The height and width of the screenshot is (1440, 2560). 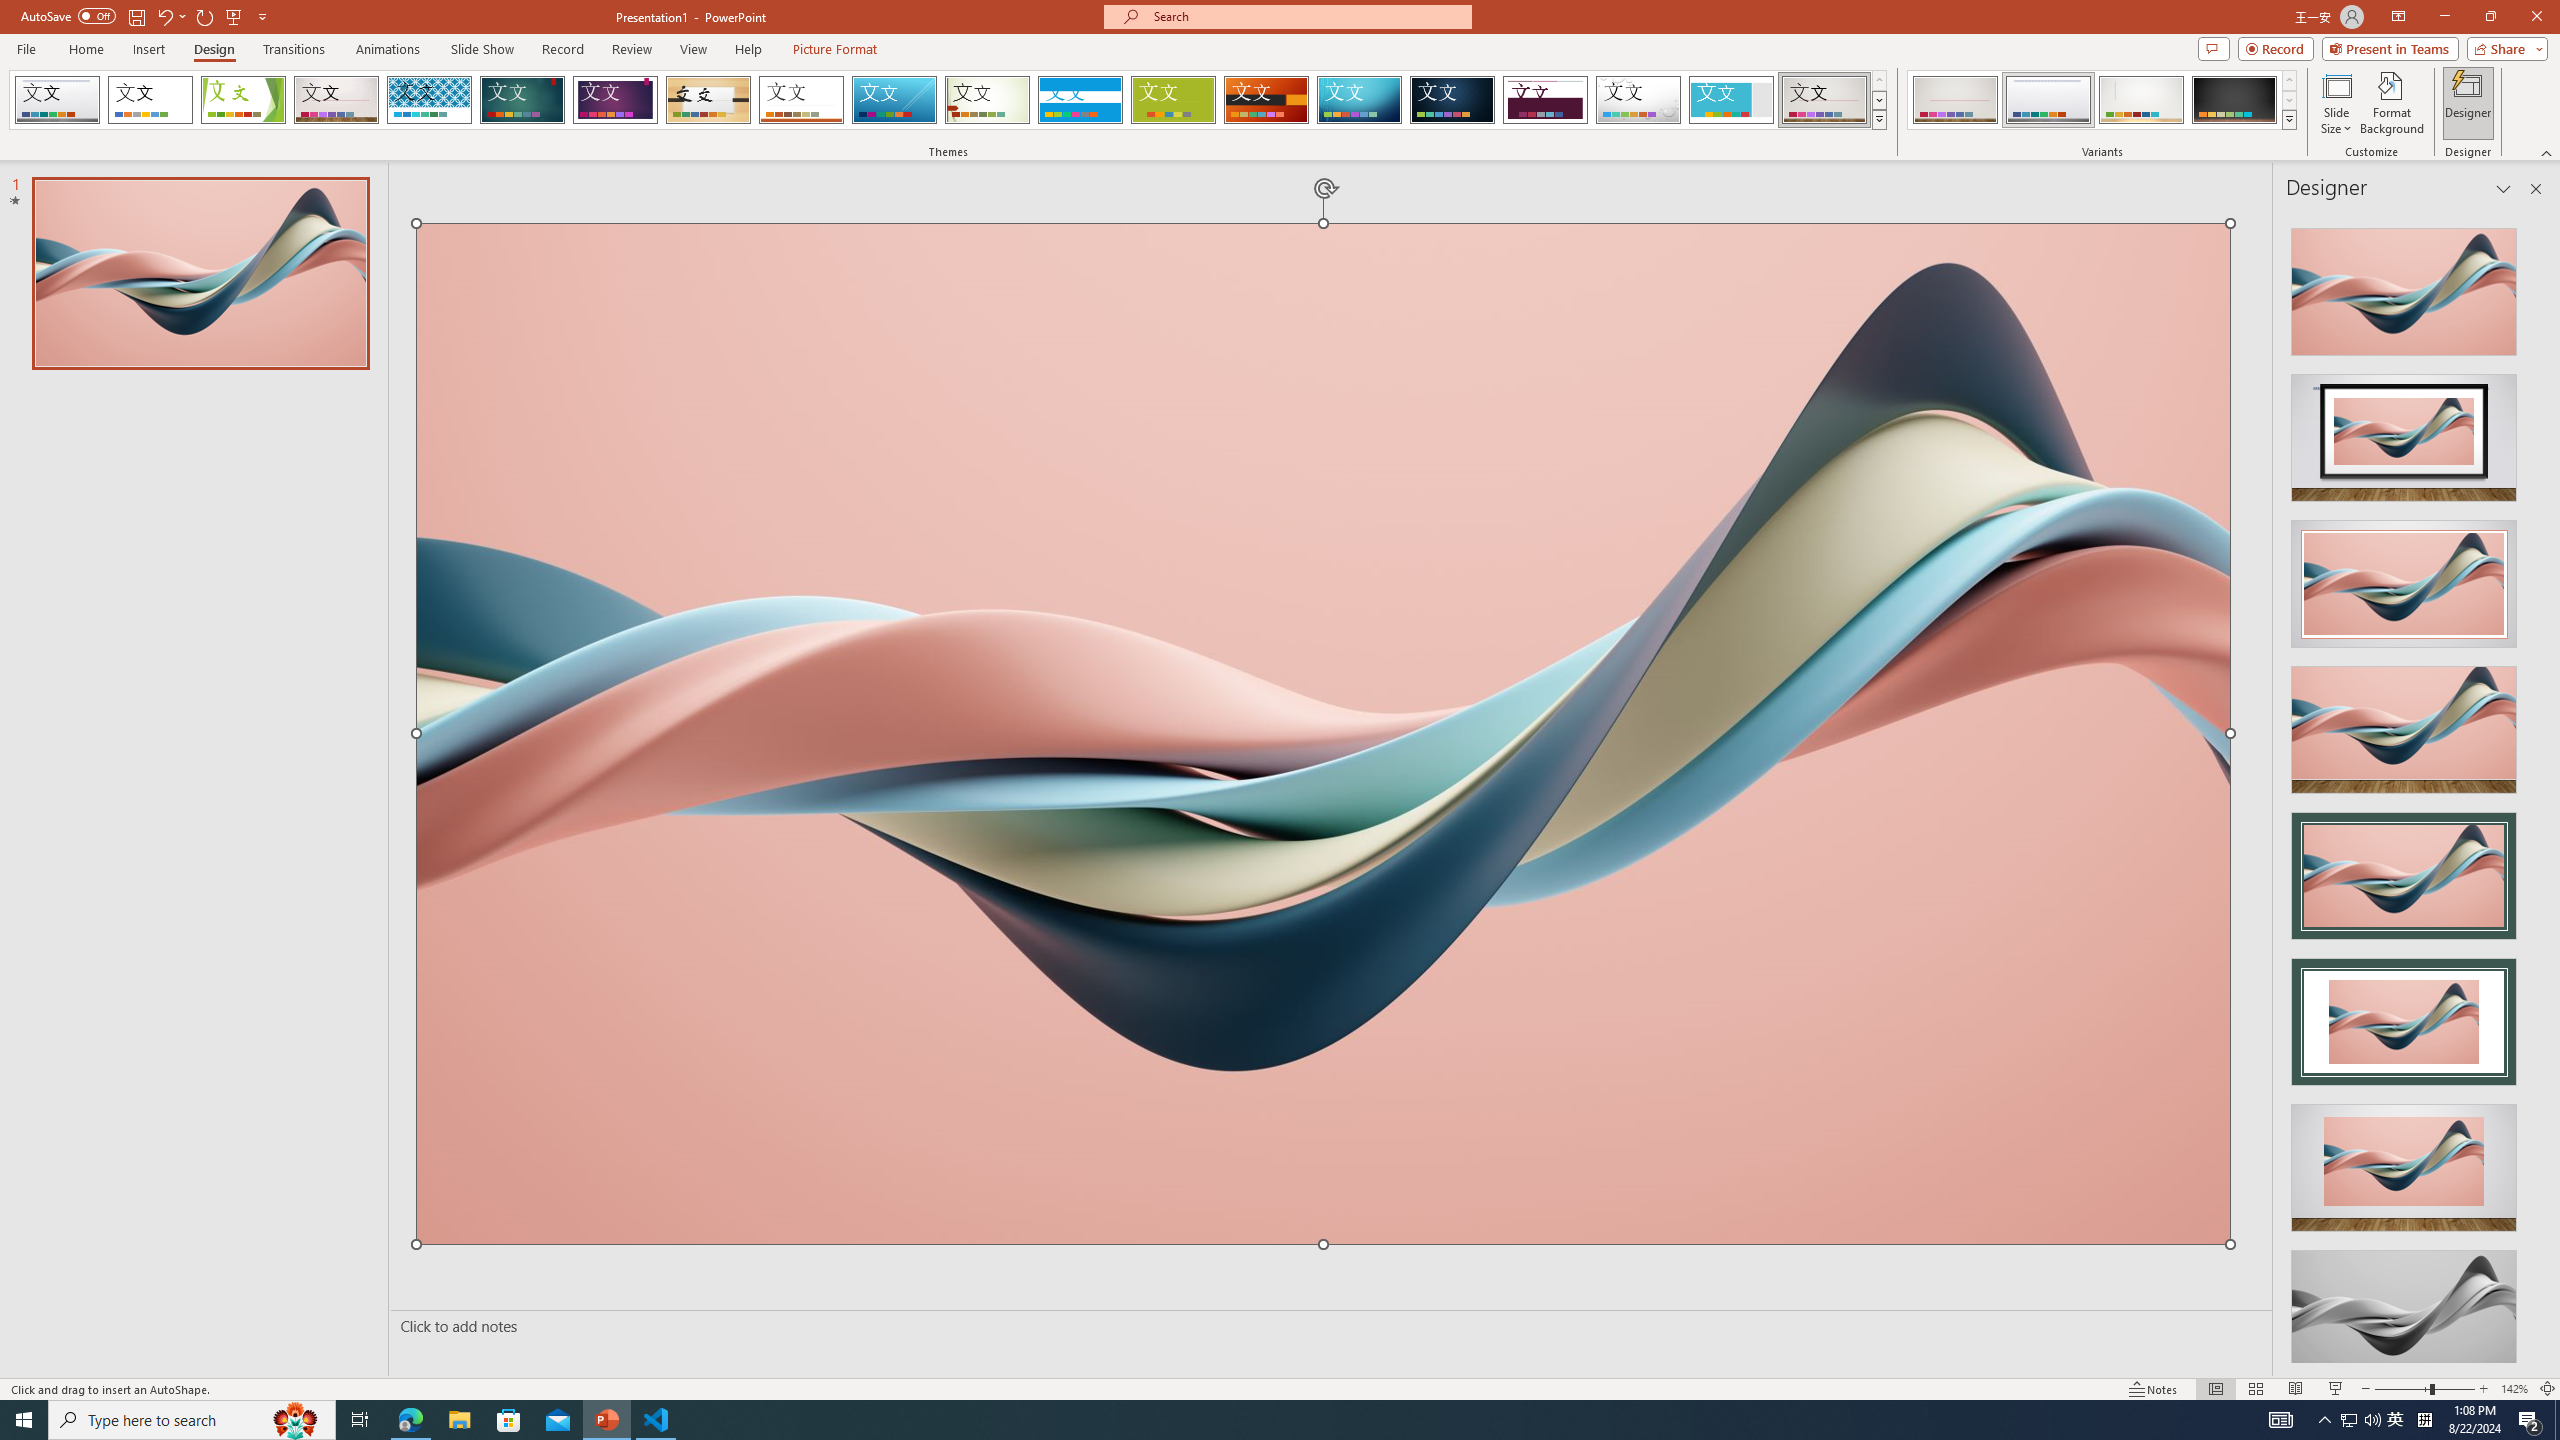 I want to click on 'Frame', so click(x=1731, y=99).